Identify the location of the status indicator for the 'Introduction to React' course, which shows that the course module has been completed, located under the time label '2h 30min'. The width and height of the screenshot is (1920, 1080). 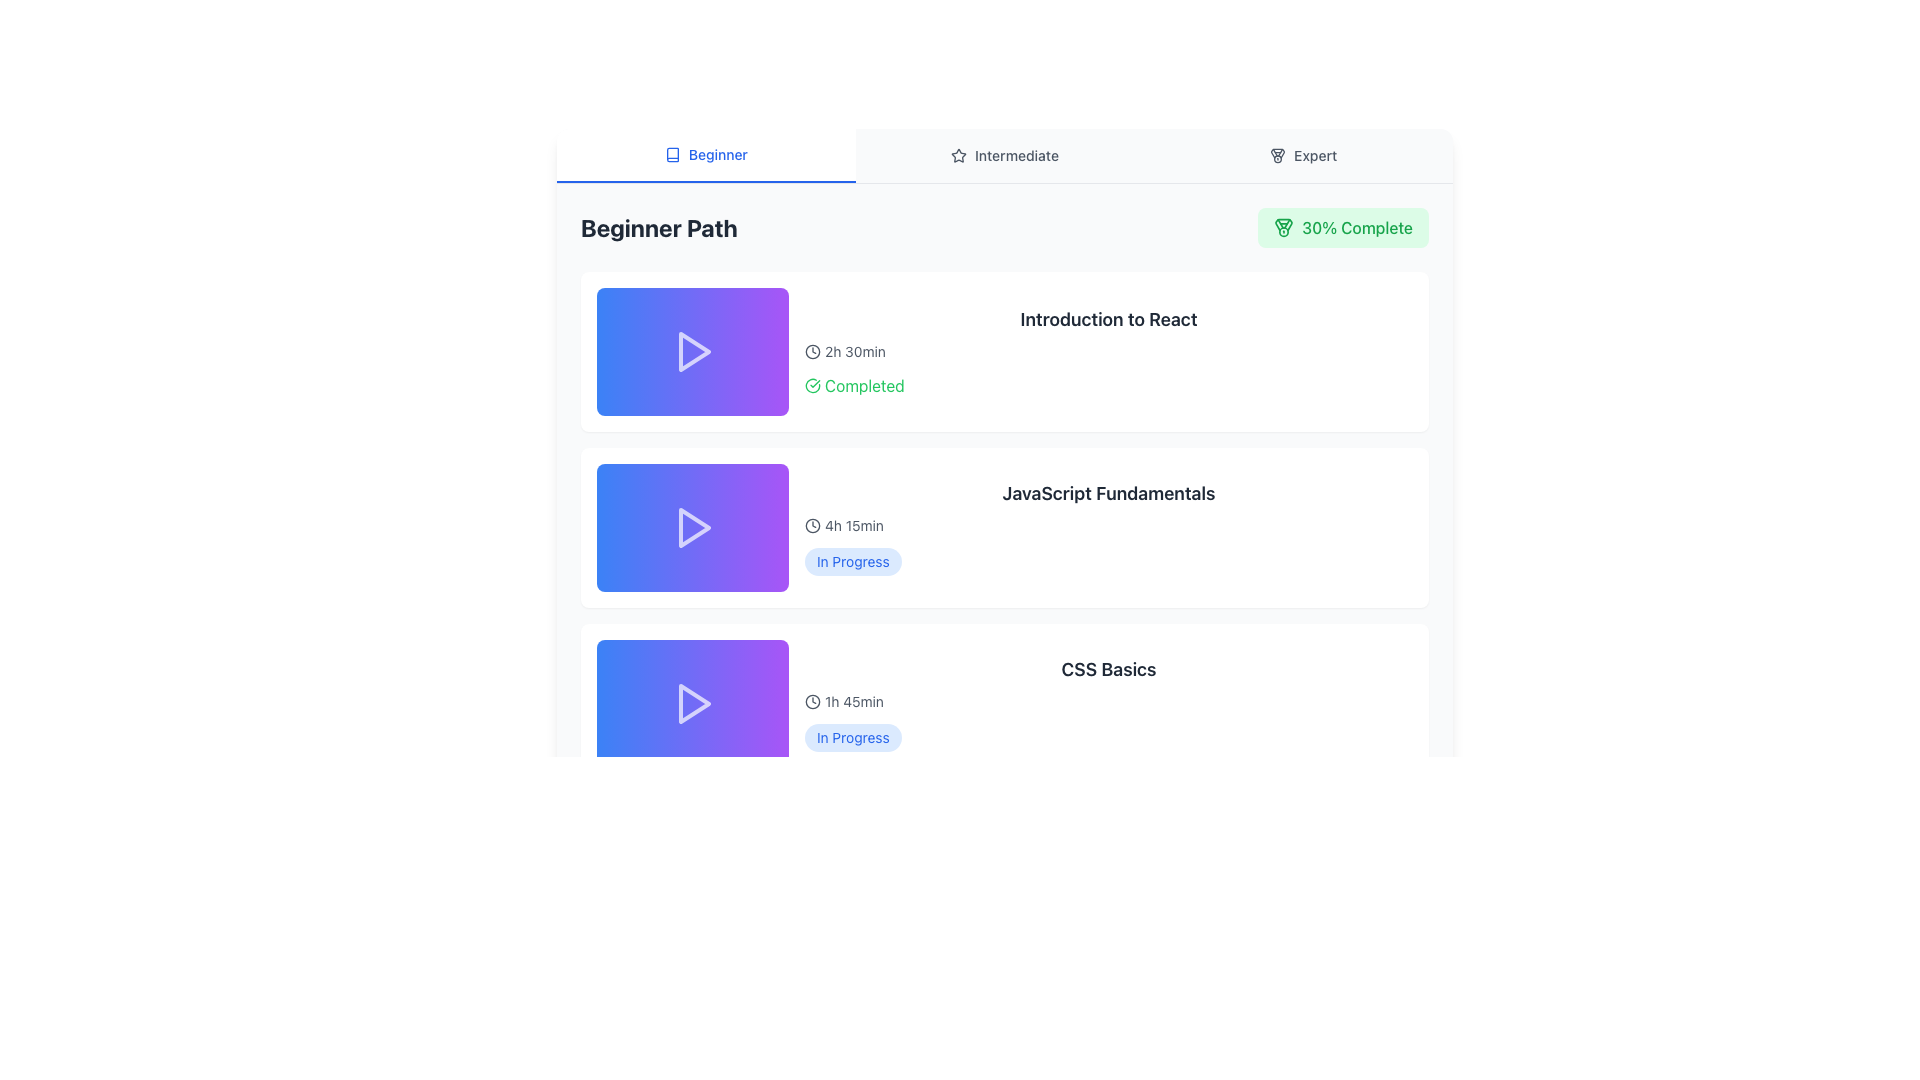
(854, 385).